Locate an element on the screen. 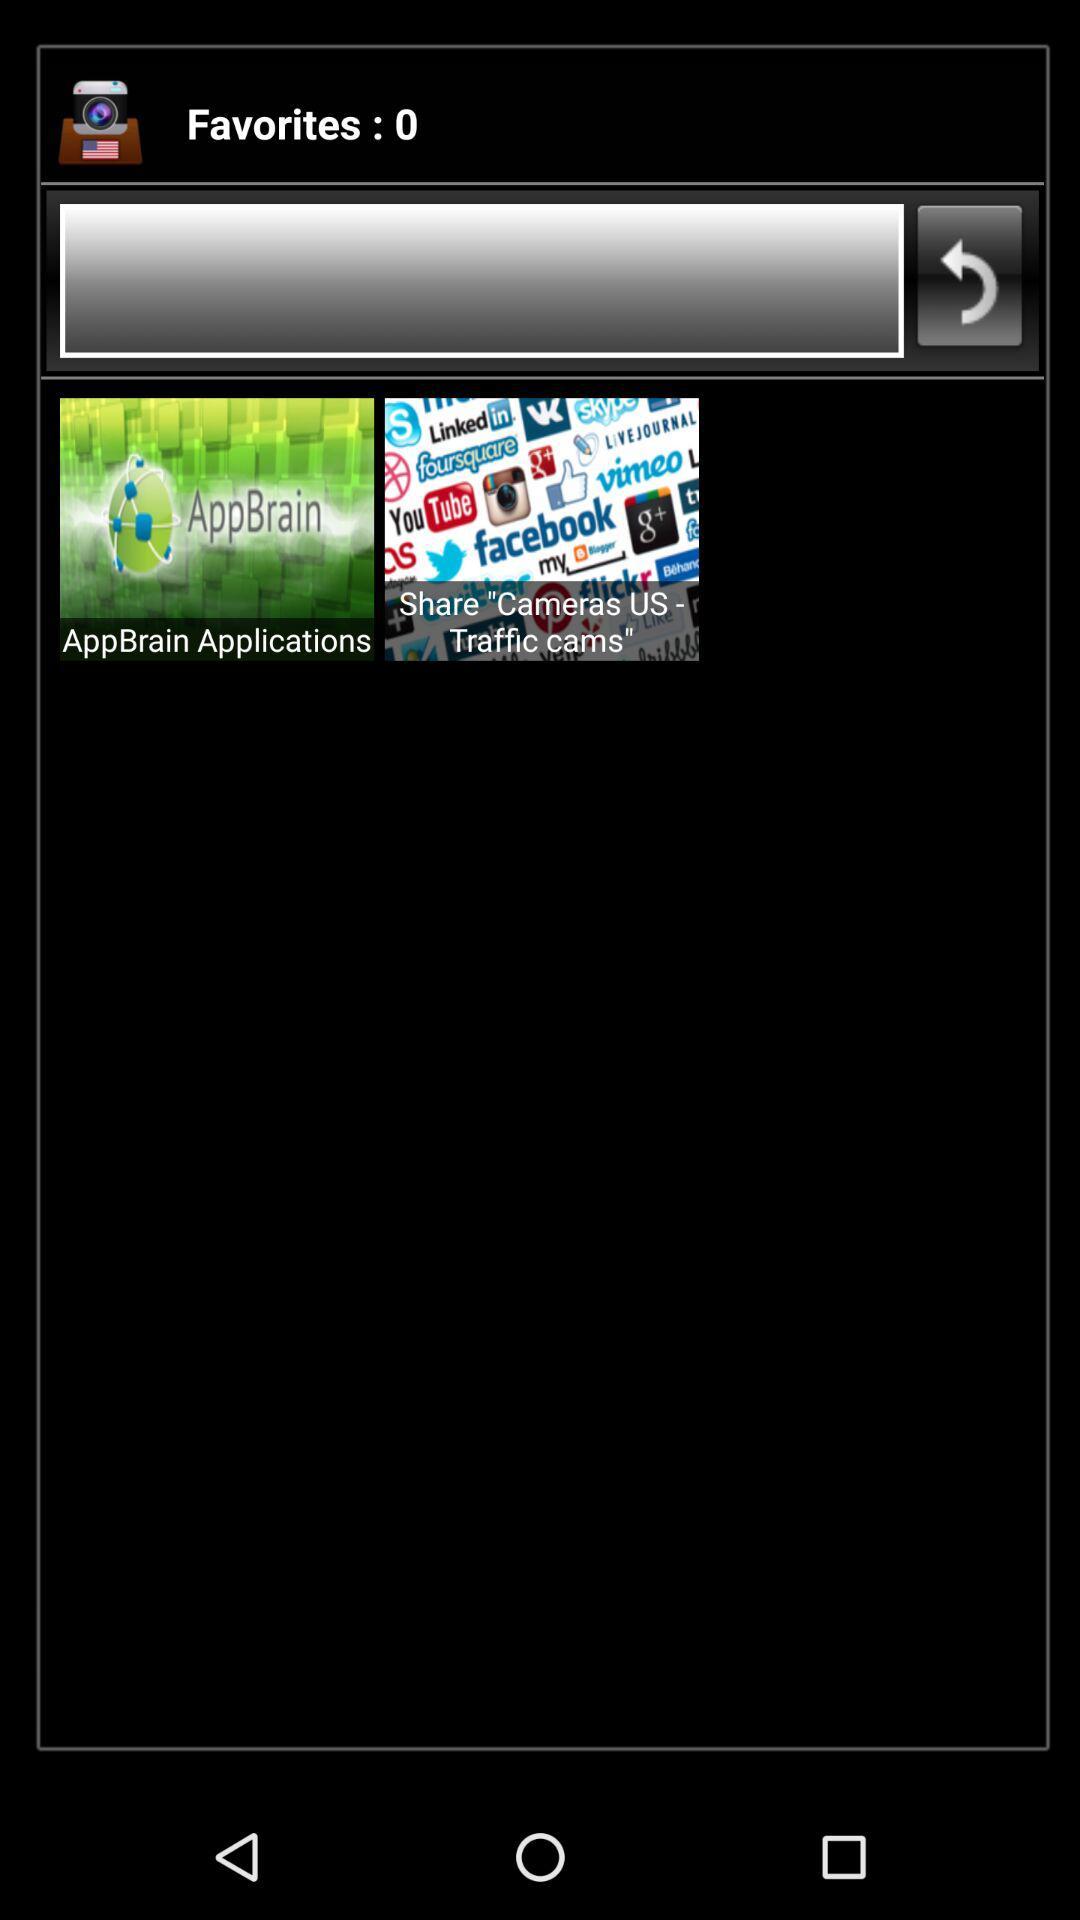  search bar is located at coordinates (481, 279).